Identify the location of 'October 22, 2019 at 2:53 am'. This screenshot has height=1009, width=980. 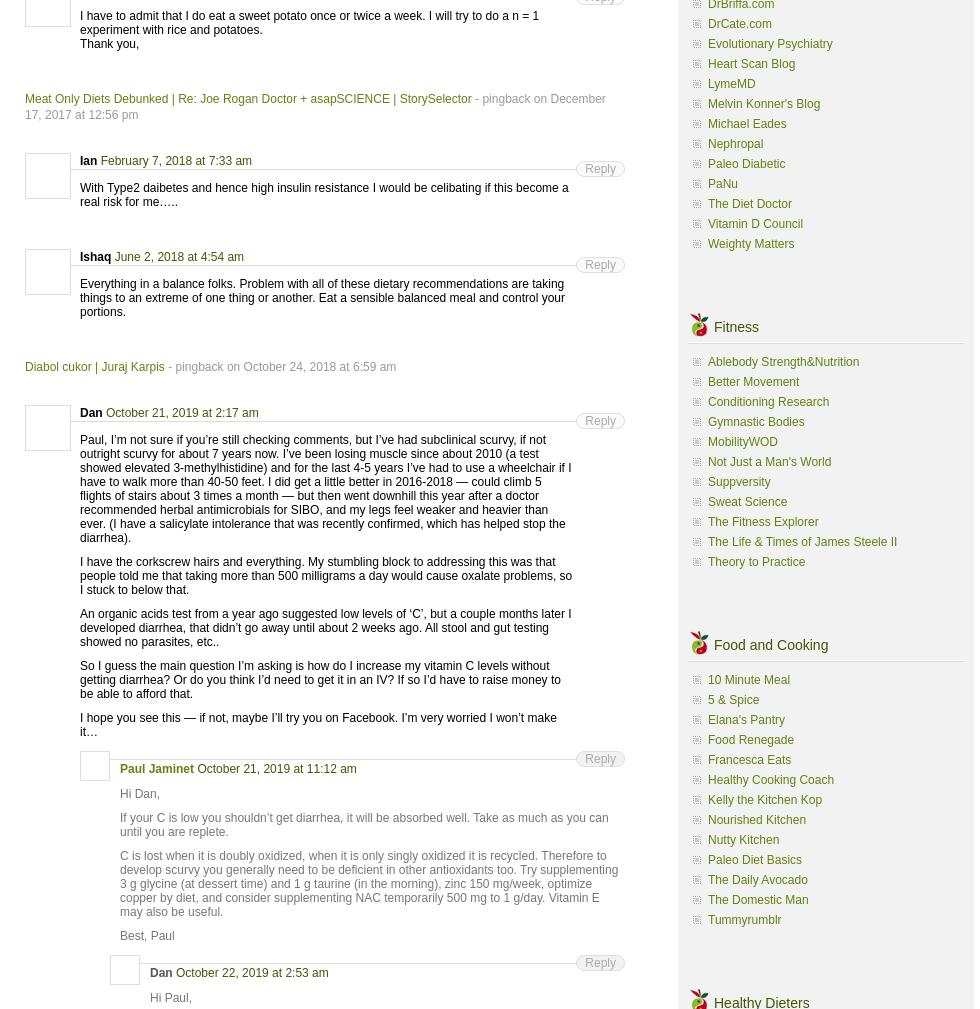
(251, 972).